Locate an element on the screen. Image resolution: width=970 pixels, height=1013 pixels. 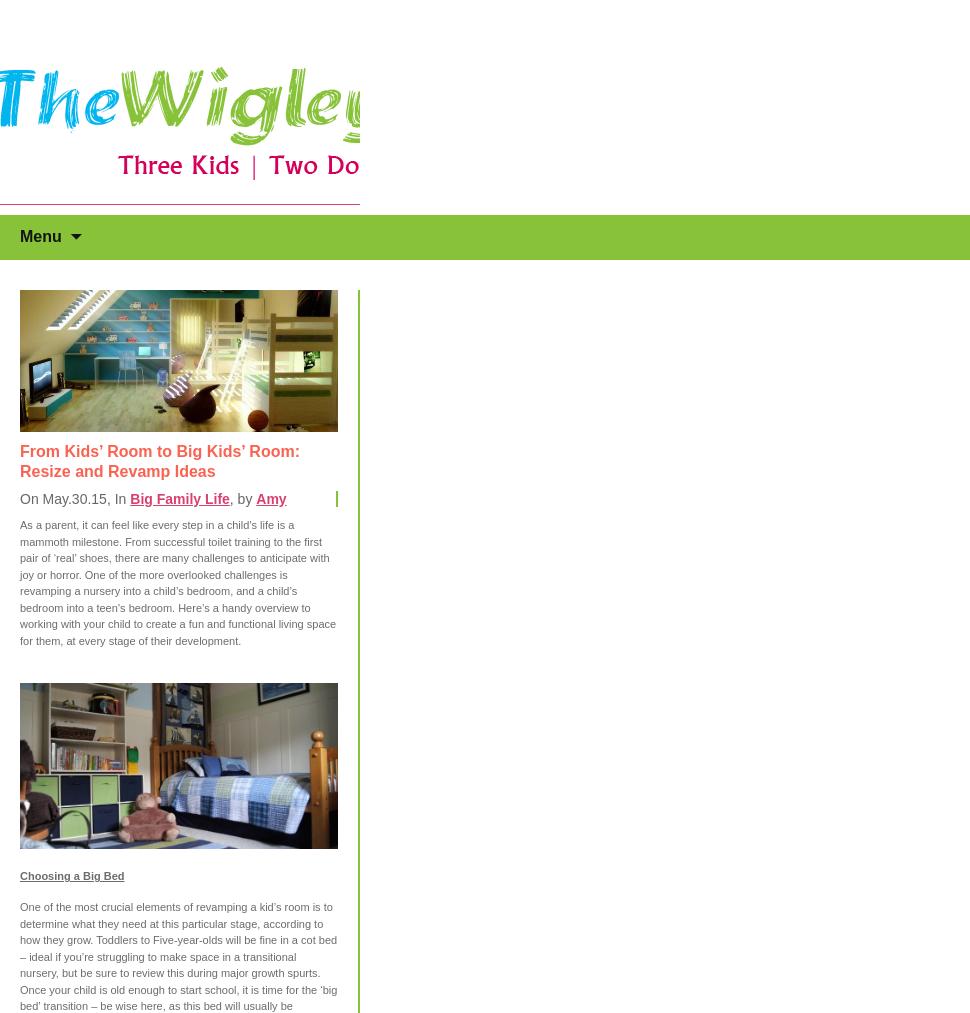
'On May.30.15' is located at coordinates (61, 498).